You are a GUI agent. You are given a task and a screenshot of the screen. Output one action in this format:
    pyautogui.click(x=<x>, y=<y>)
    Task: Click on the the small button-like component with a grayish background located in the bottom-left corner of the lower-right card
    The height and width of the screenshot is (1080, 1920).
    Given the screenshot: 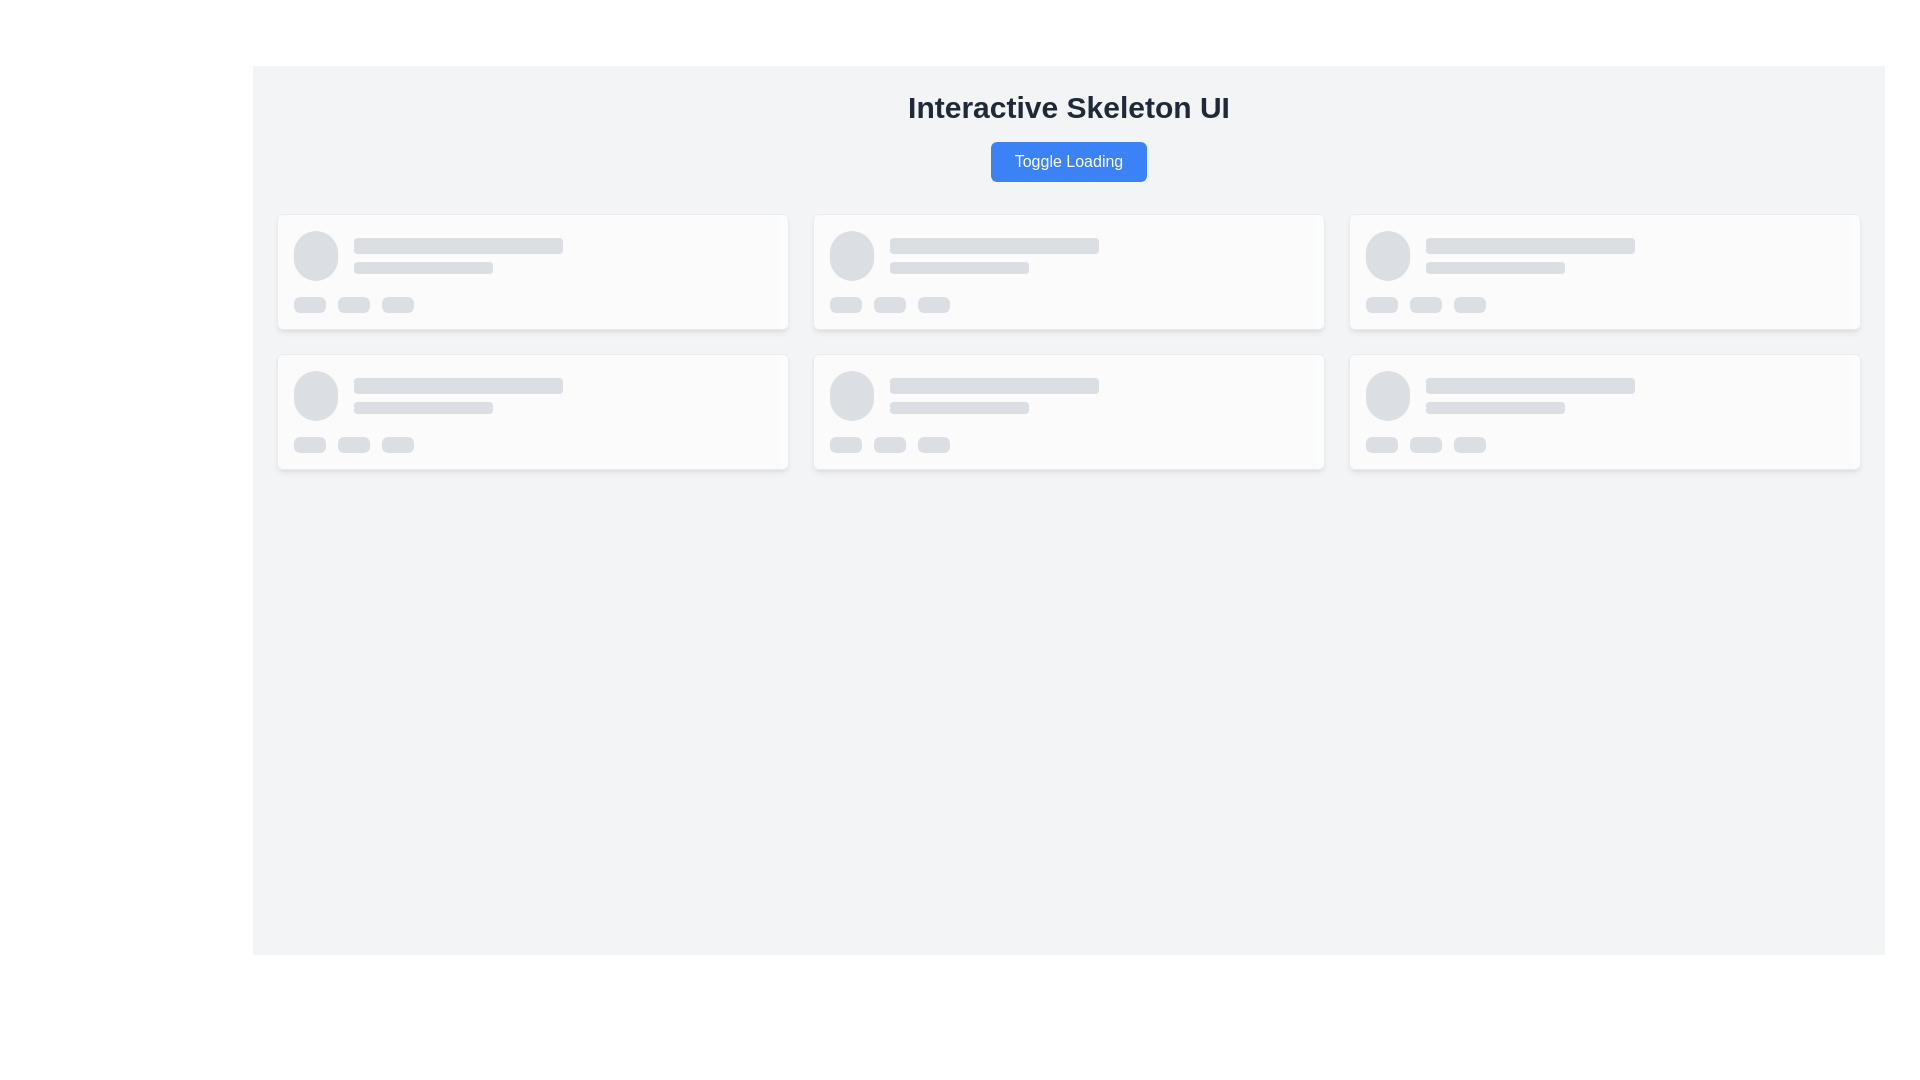 What is the action you would take?
    pyautogui.click(x=845, y=443)
    